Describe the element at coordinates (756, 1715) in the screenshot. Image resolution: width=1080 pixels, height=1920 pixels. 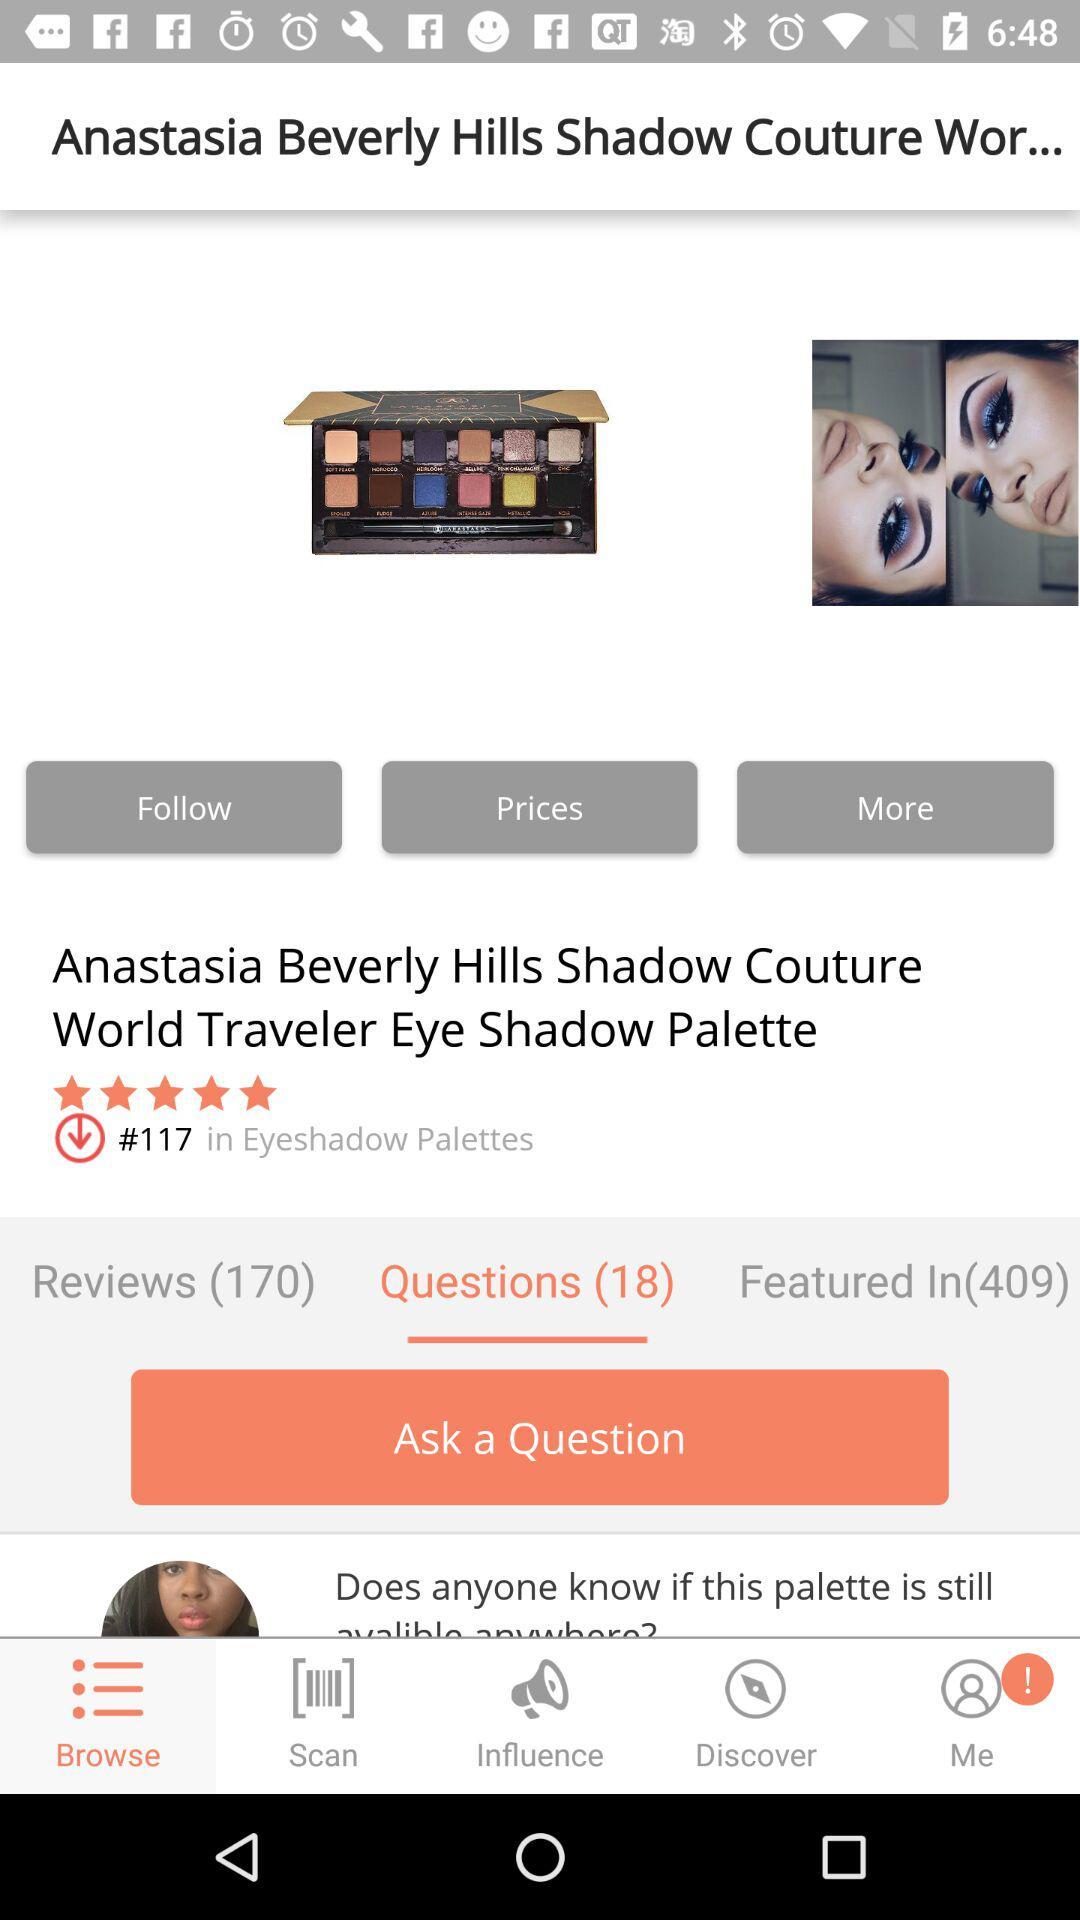
I see `the time icon` at that location.